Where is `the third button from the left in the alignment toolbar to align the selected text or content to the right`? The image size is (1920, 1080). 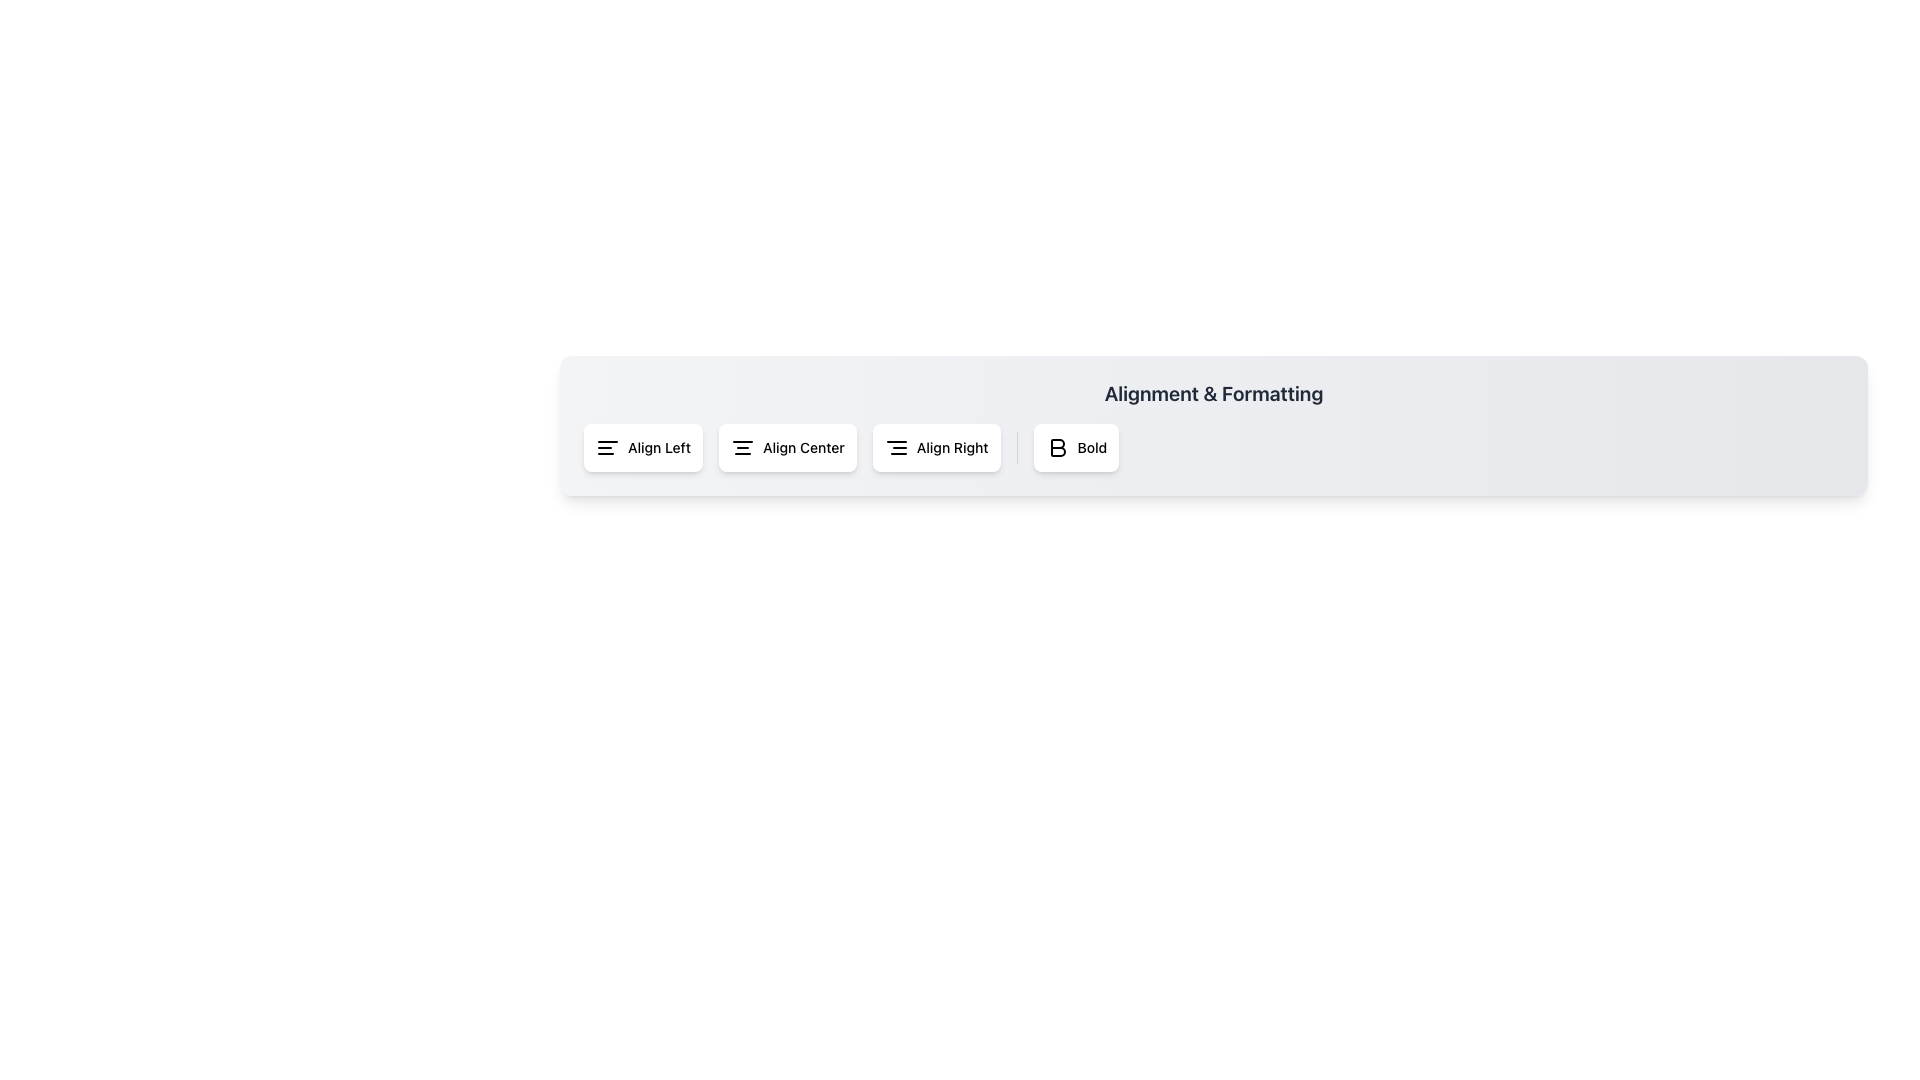 the third button from the left in the alignment toolbar to align the selected text or content to the right is located at coordinates (935, 446).